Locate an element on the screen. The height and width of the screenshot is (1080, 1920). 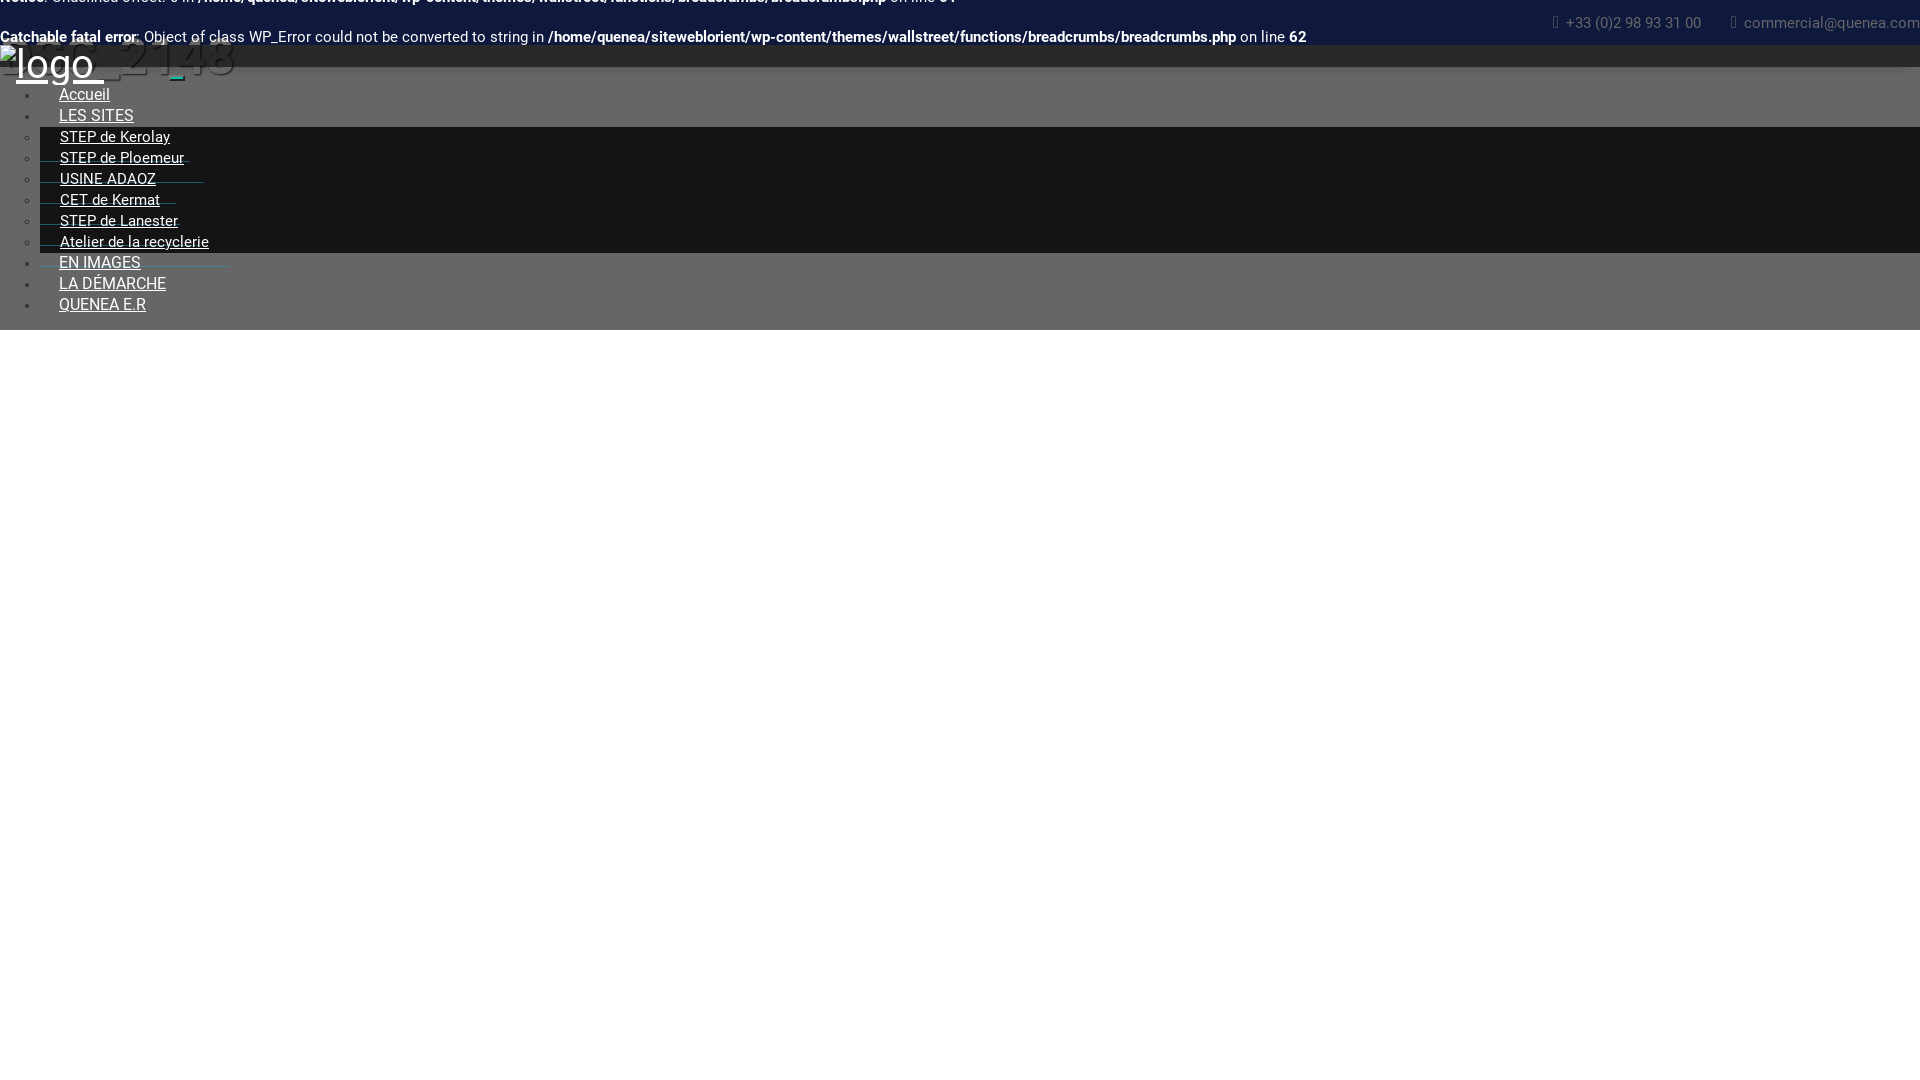
'USINE ADAOZ' is located at coordinates (106, 178).